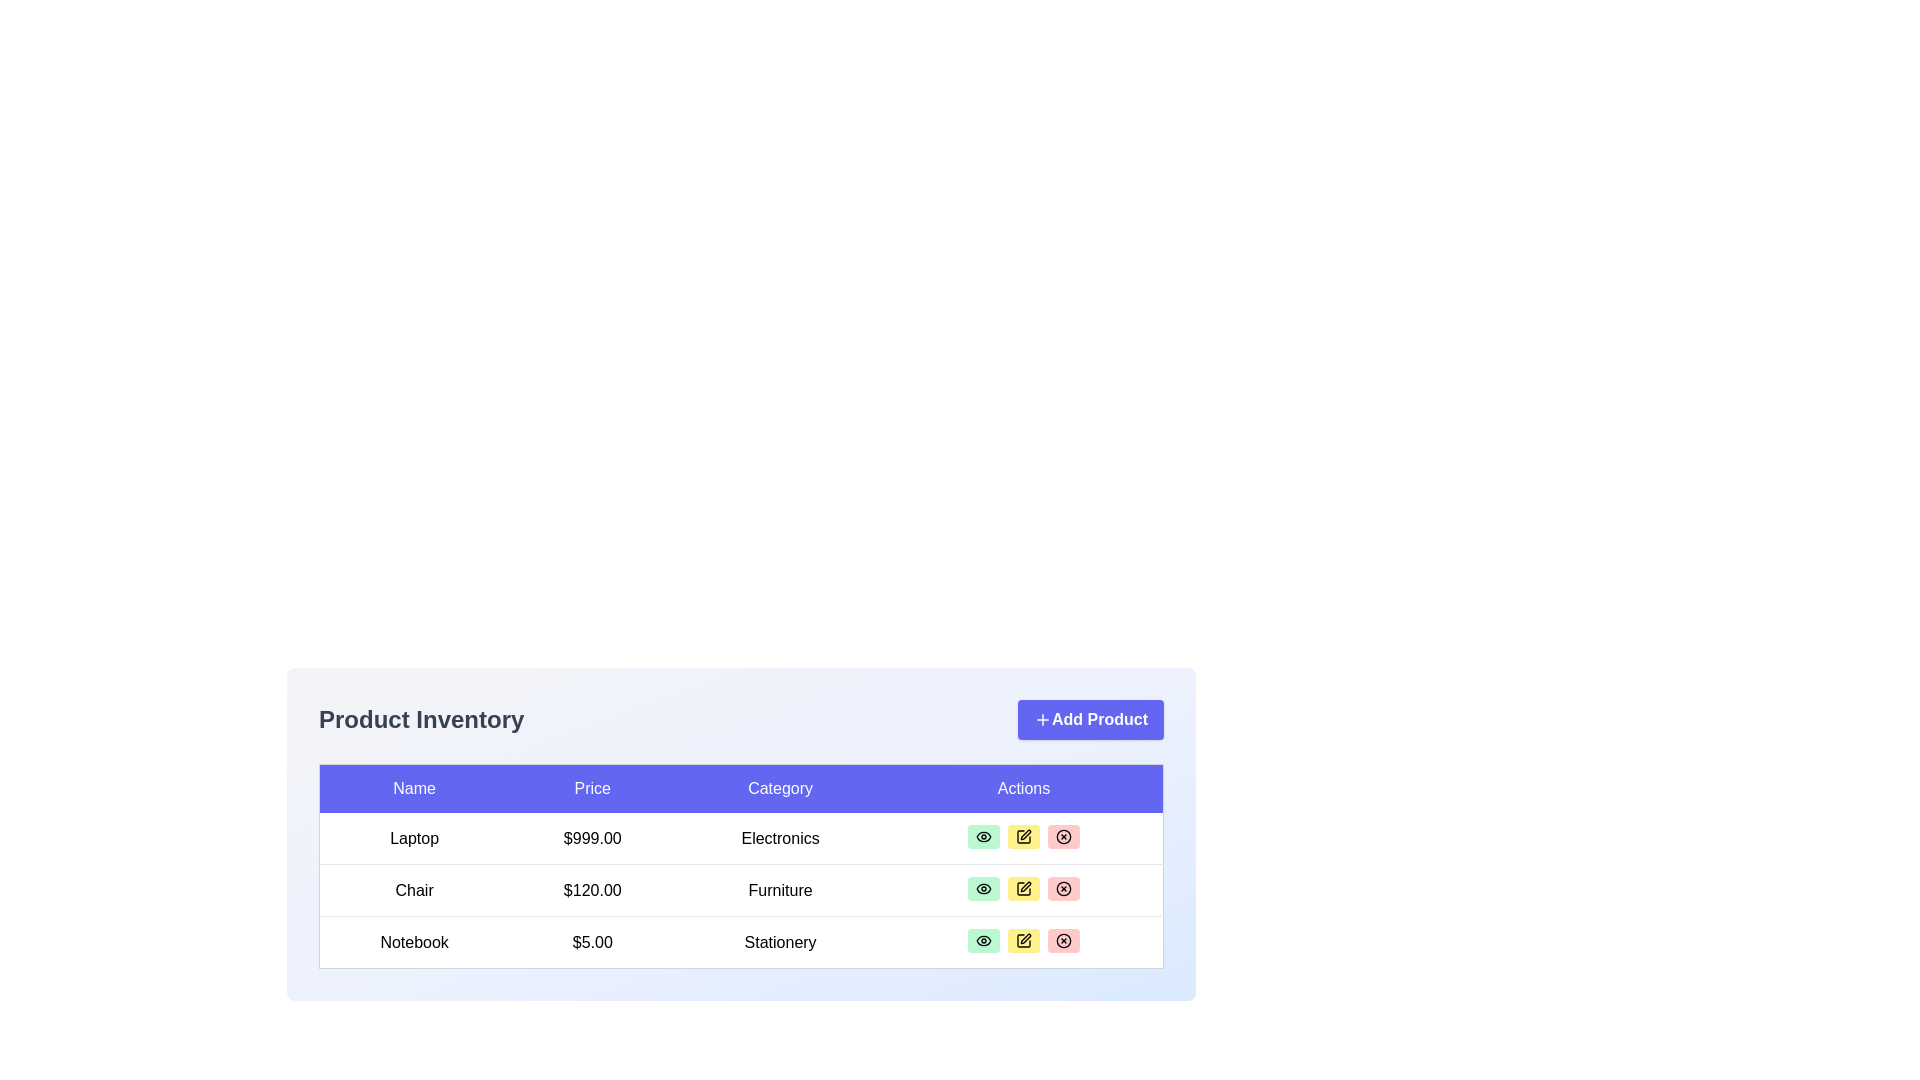 Image resolution: width=1920 pixels, height=1080 pixels. I want to click on the text element displaying the dollar value '$5.00' located in the second column of the table under the 'Price' header, aligned with the row containing 'Notebook', so click(591, 942).